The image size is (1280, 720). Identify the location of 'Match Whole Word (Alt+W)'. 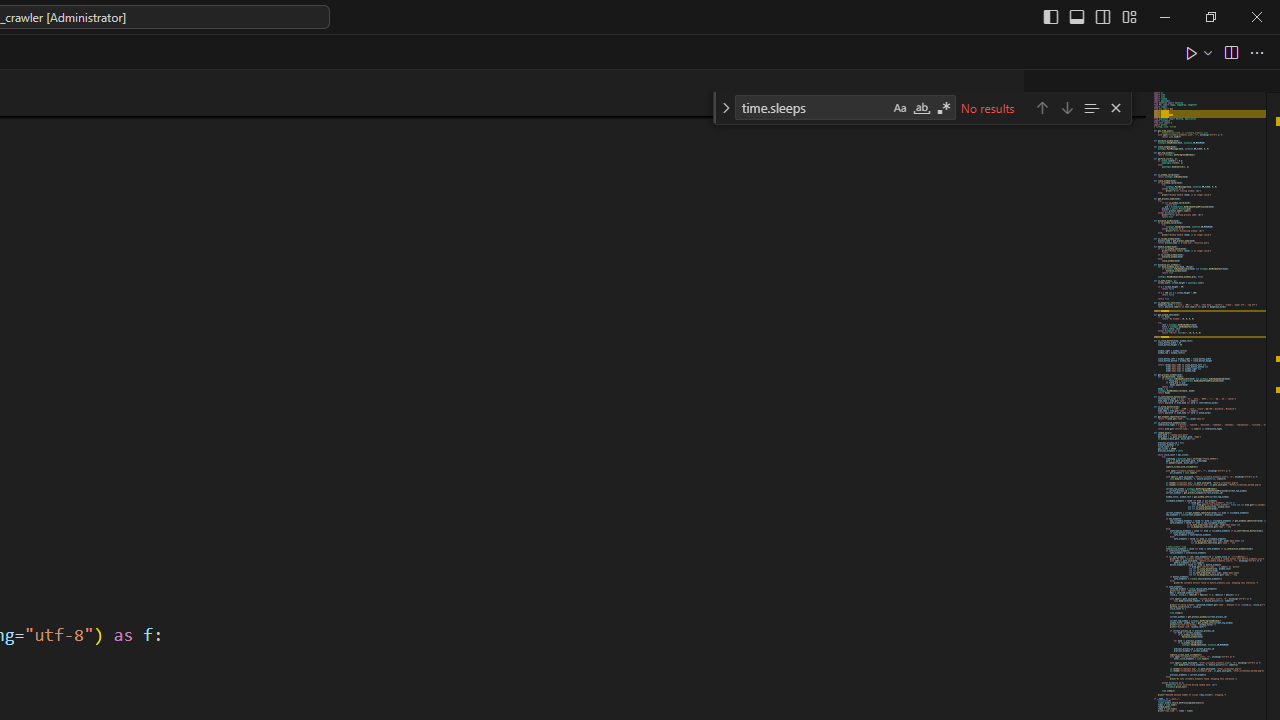
(920, 108).